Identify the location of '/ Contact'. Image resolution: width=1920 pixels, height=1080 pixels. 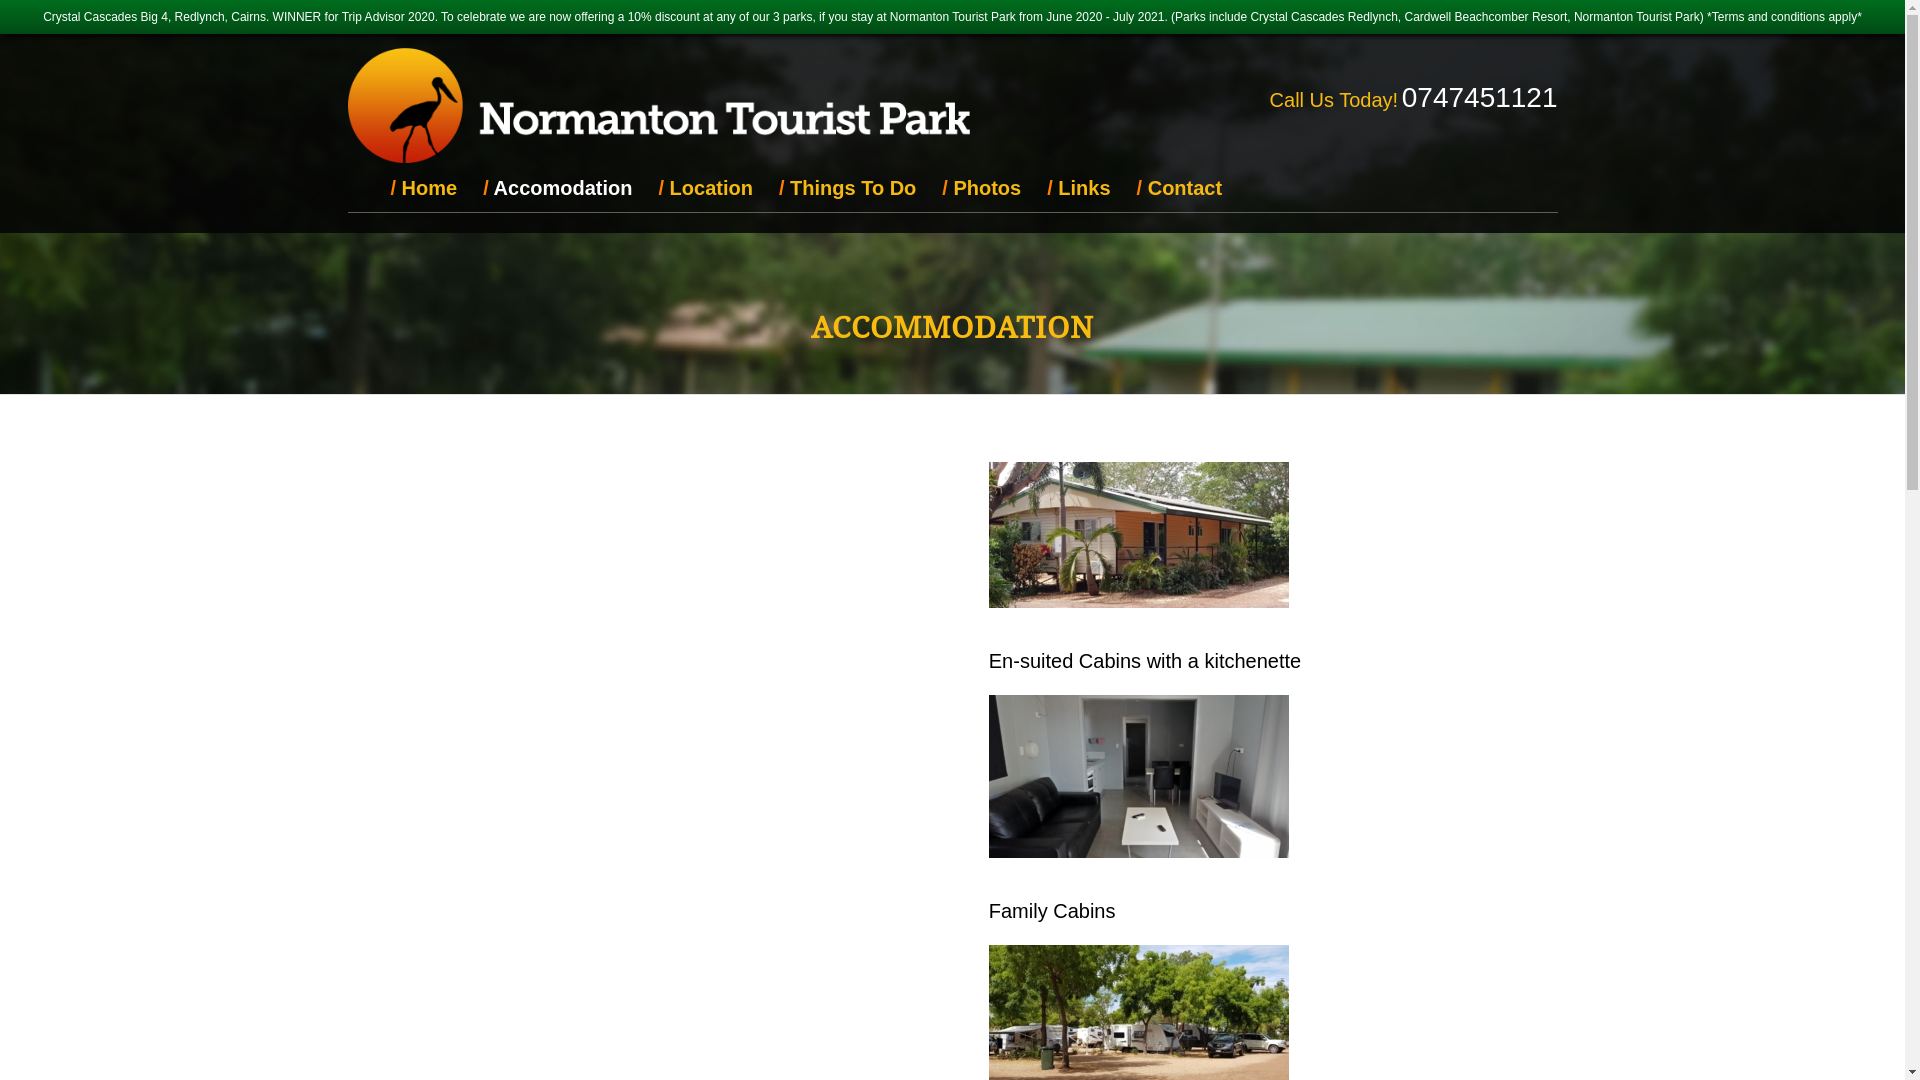
(1180, 188).